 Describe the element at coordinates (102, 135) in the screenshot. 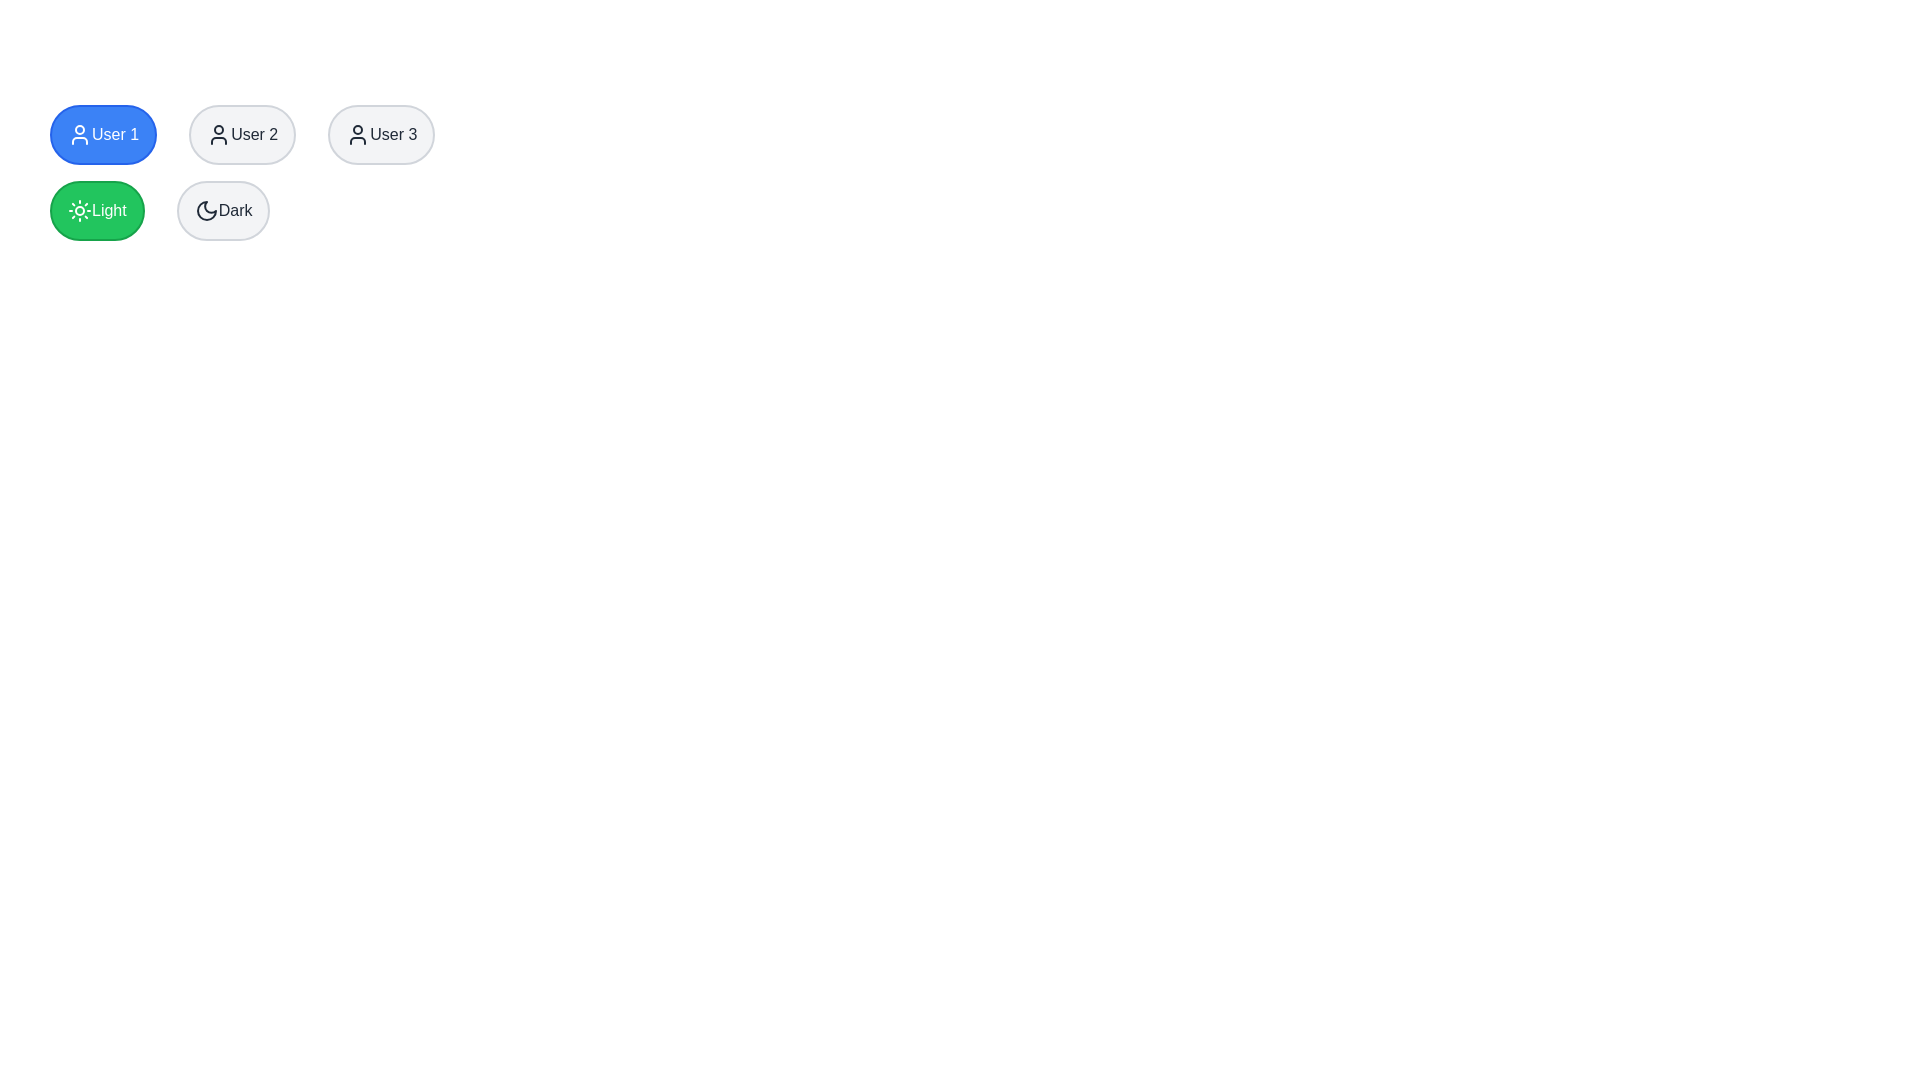

I see `the 'User 1' button located at the upper-left corner of the interface, which is the first button among three similar buttons` at that location.